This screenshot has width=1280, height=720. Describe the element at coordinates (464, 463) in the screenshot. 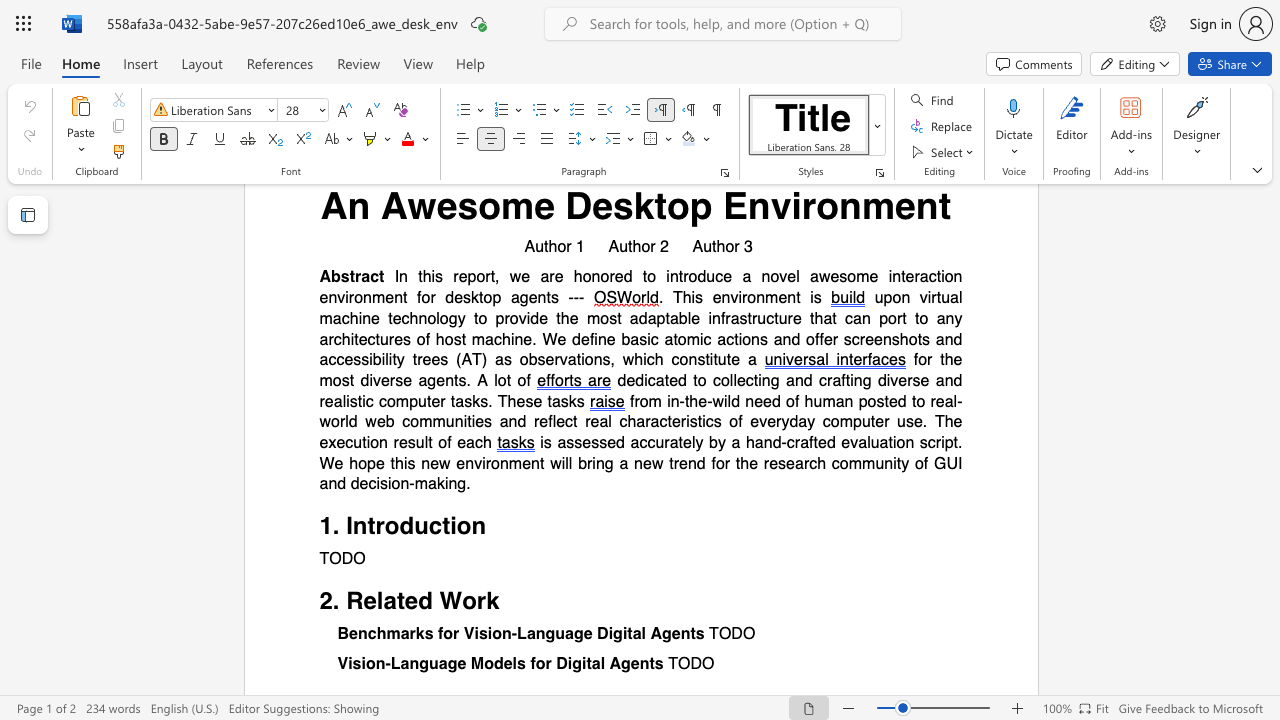

I see `the subset text "nvironment" within the text "new environment"` at that location.